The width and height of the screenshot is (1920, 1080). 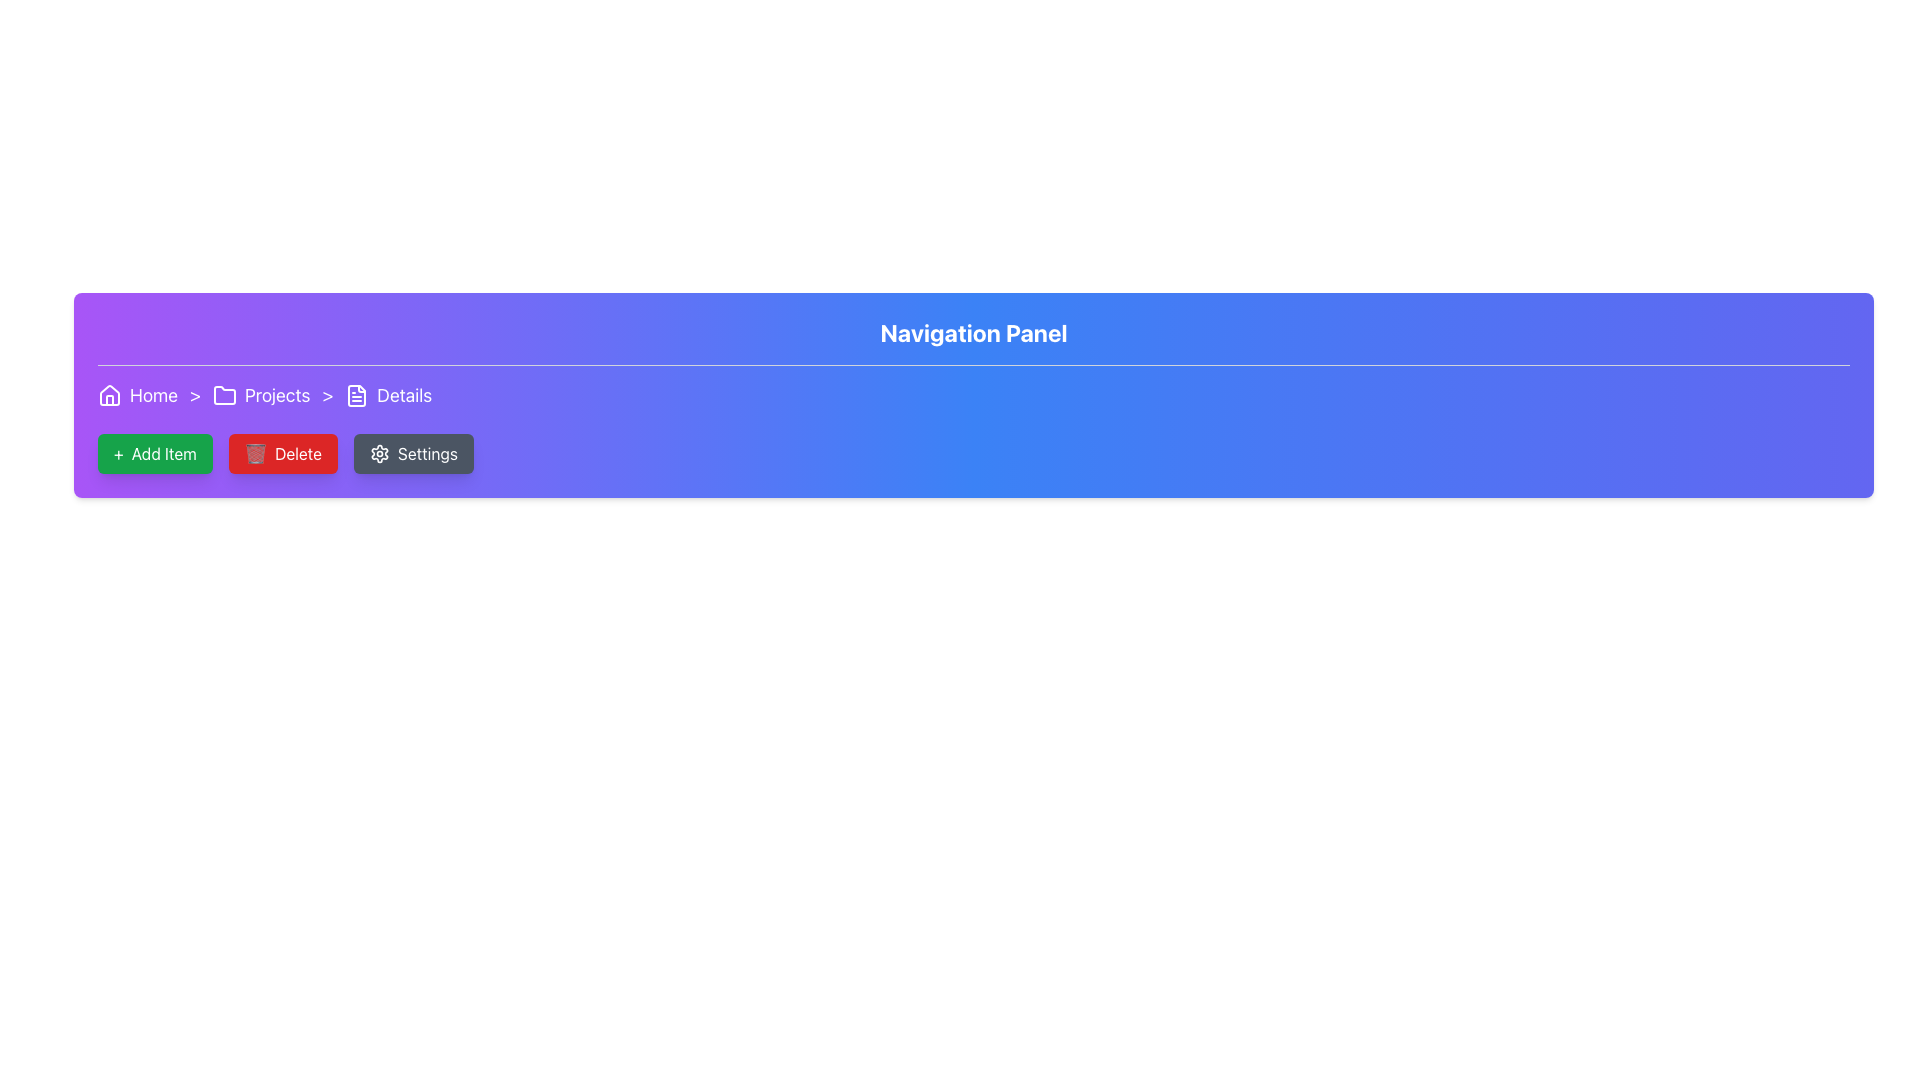 I want to click on the 'Details' section icon in the breadcrumb navigation, which is positioned centrally between the 'Projects' and 'Details' elements, so click(x=357, y=396).